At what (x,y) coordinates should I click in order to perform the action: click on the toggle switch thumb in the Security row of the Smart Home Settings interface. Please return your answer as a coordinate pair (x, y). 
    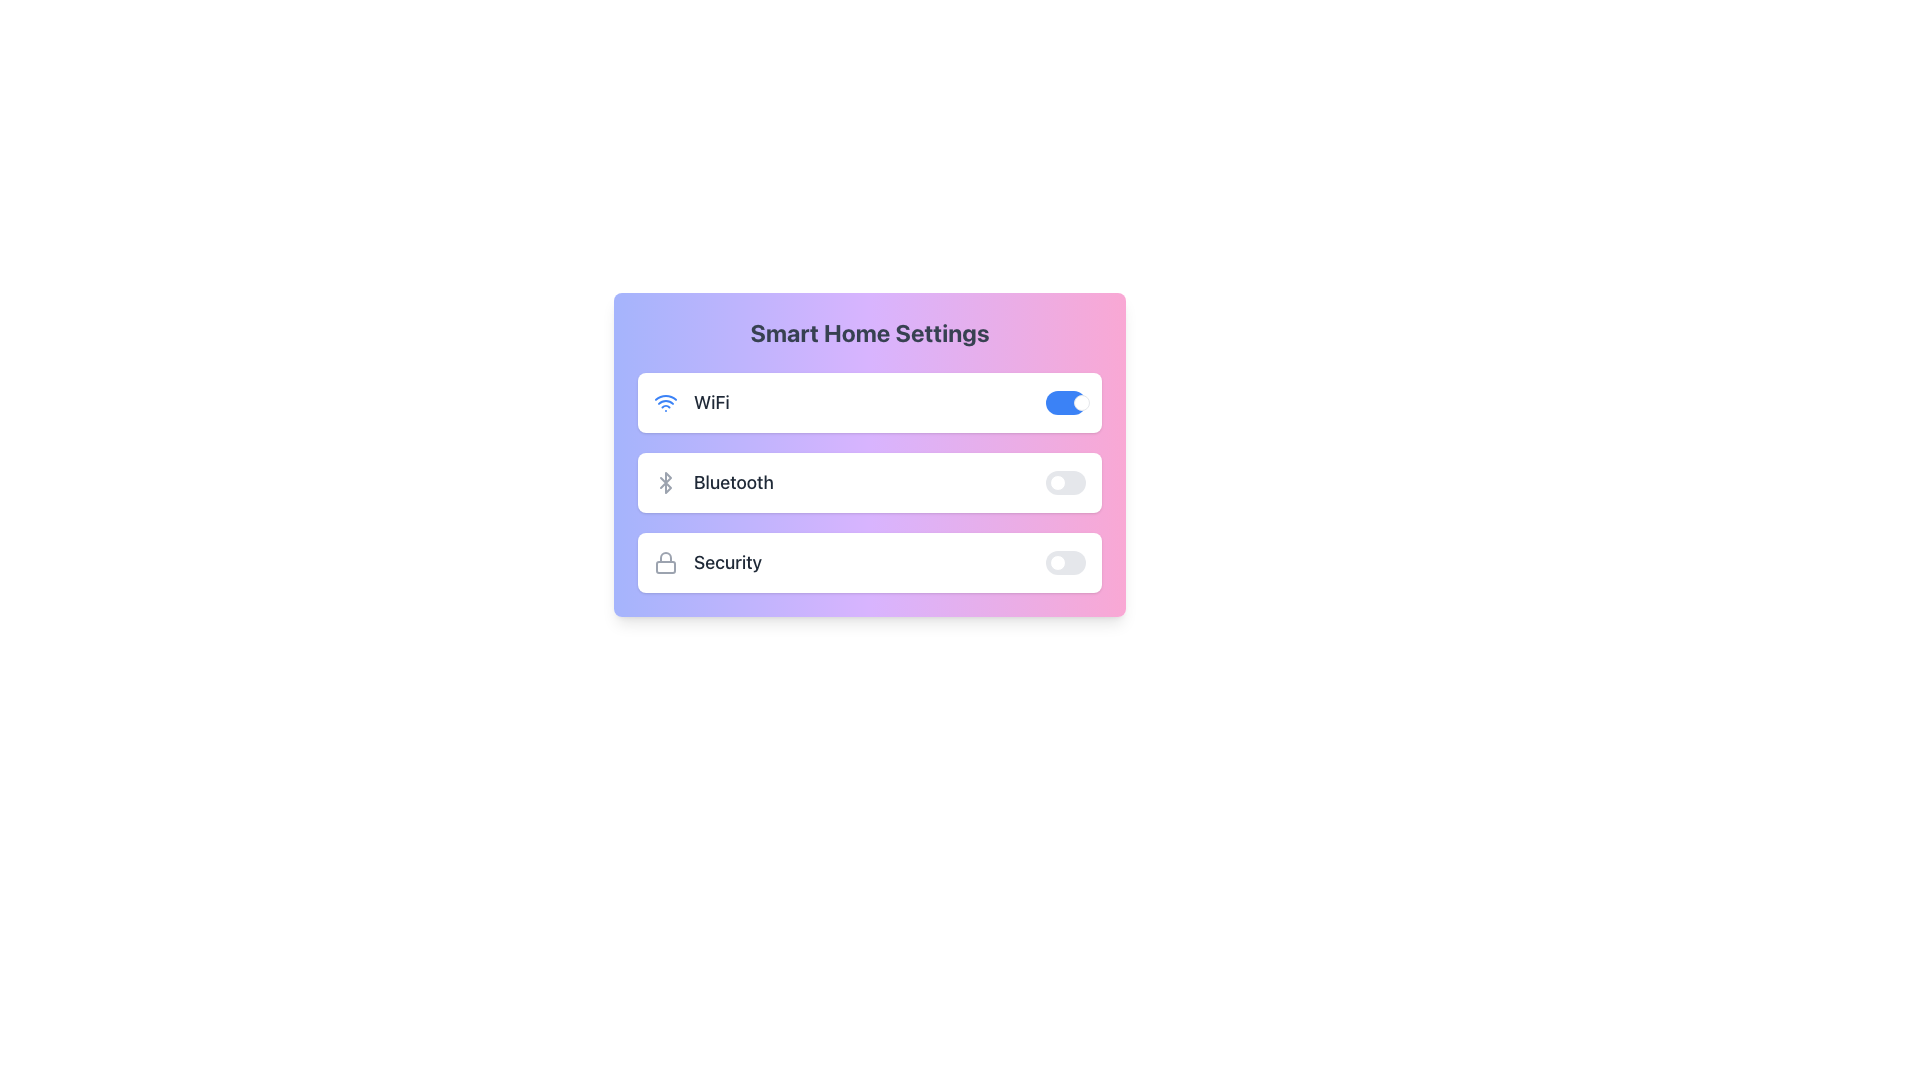
    Looking at the image, I should click on (1056, 563).